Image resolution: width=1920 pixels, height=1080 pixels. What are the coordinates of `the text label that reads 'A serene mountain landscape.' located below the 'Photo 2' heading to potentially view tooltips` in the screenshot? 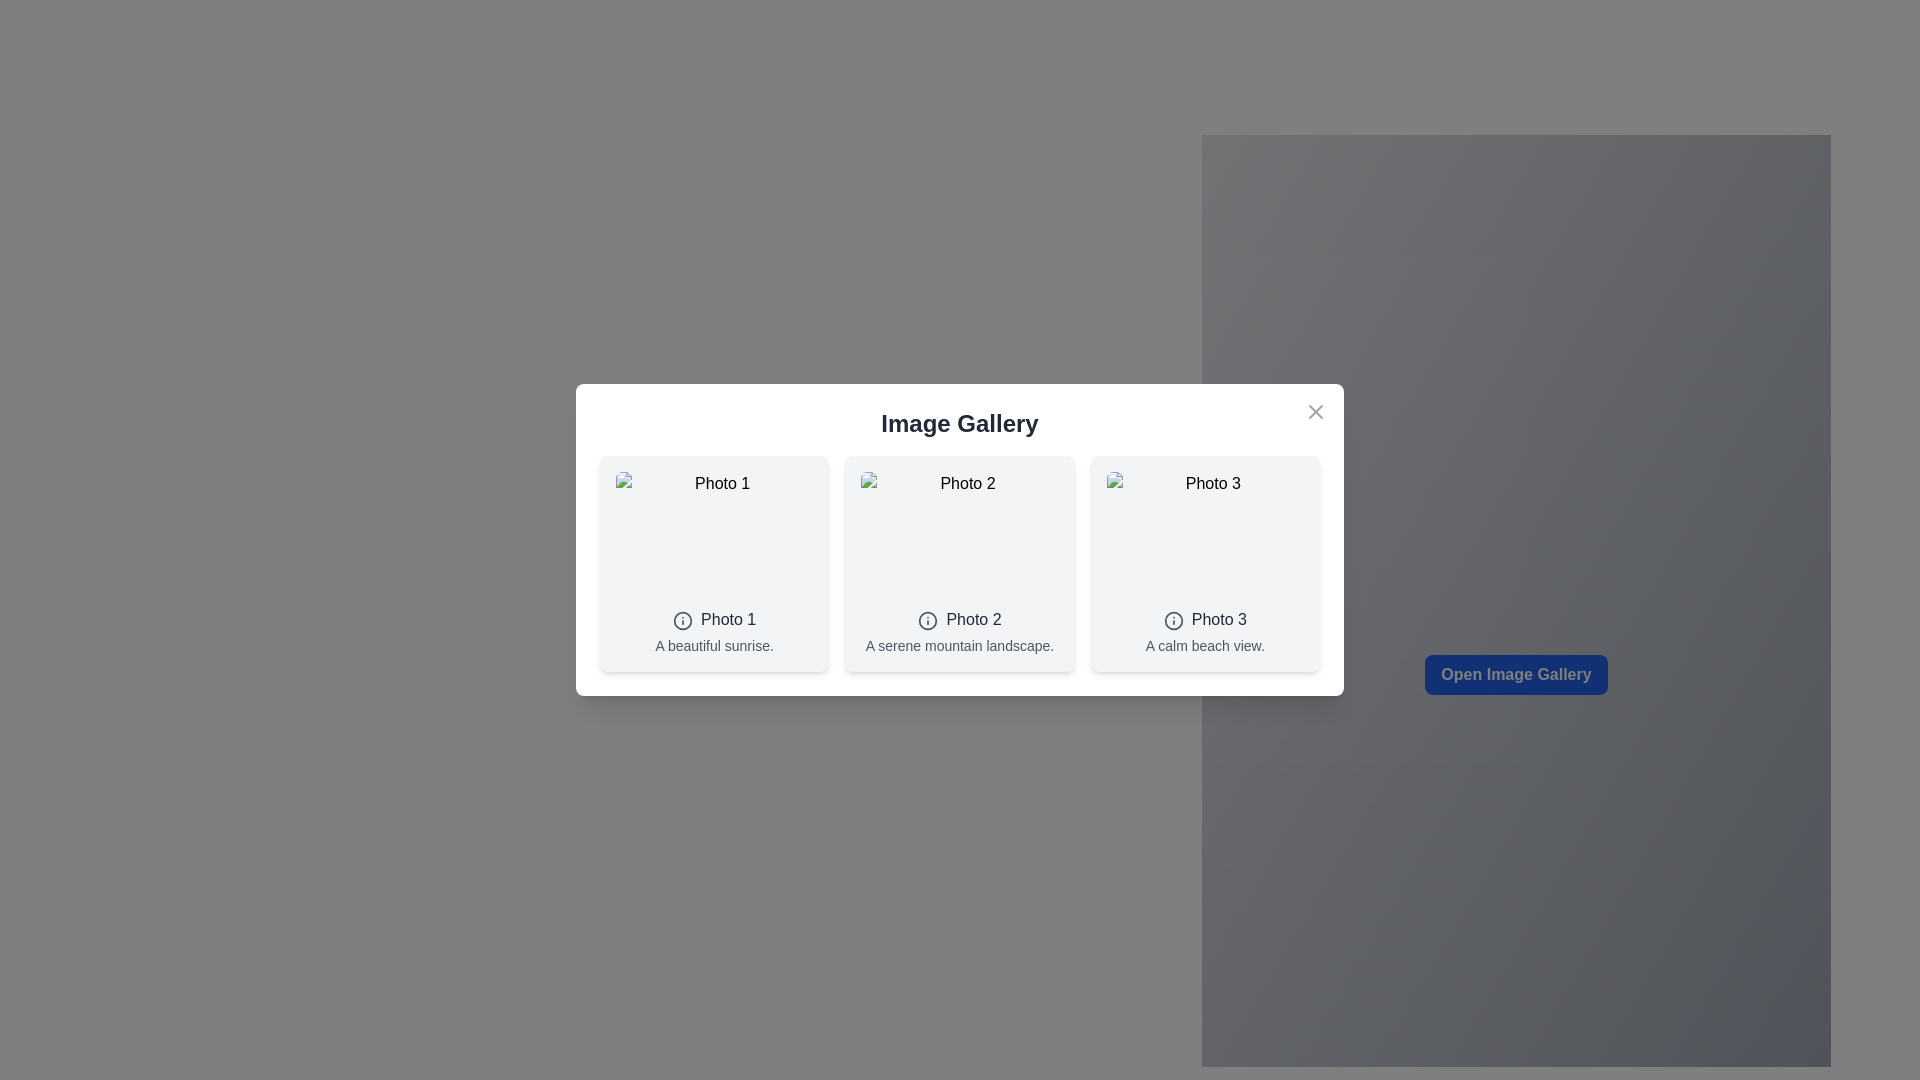 It's located at (960, 645).